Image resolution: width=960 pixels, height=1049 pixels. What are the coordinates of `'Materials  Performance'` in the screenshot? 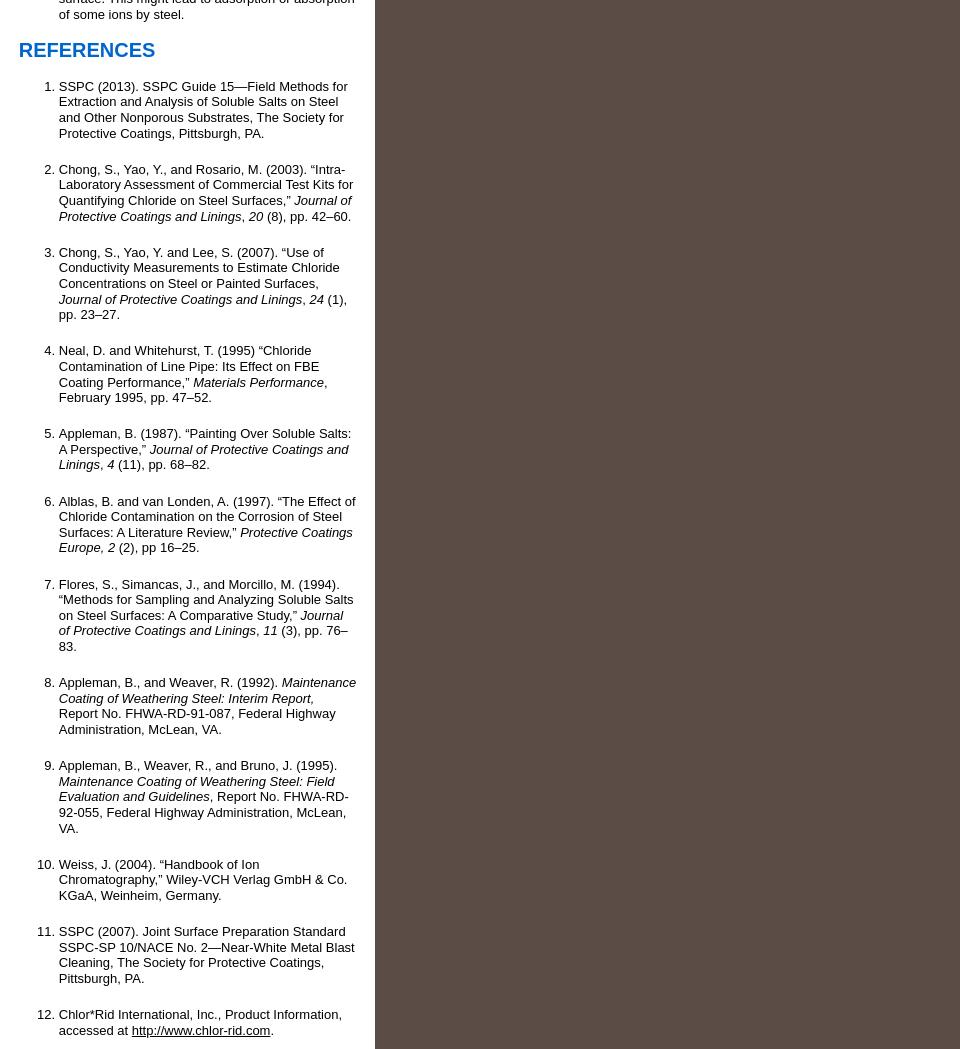 It's located at (257, 381).